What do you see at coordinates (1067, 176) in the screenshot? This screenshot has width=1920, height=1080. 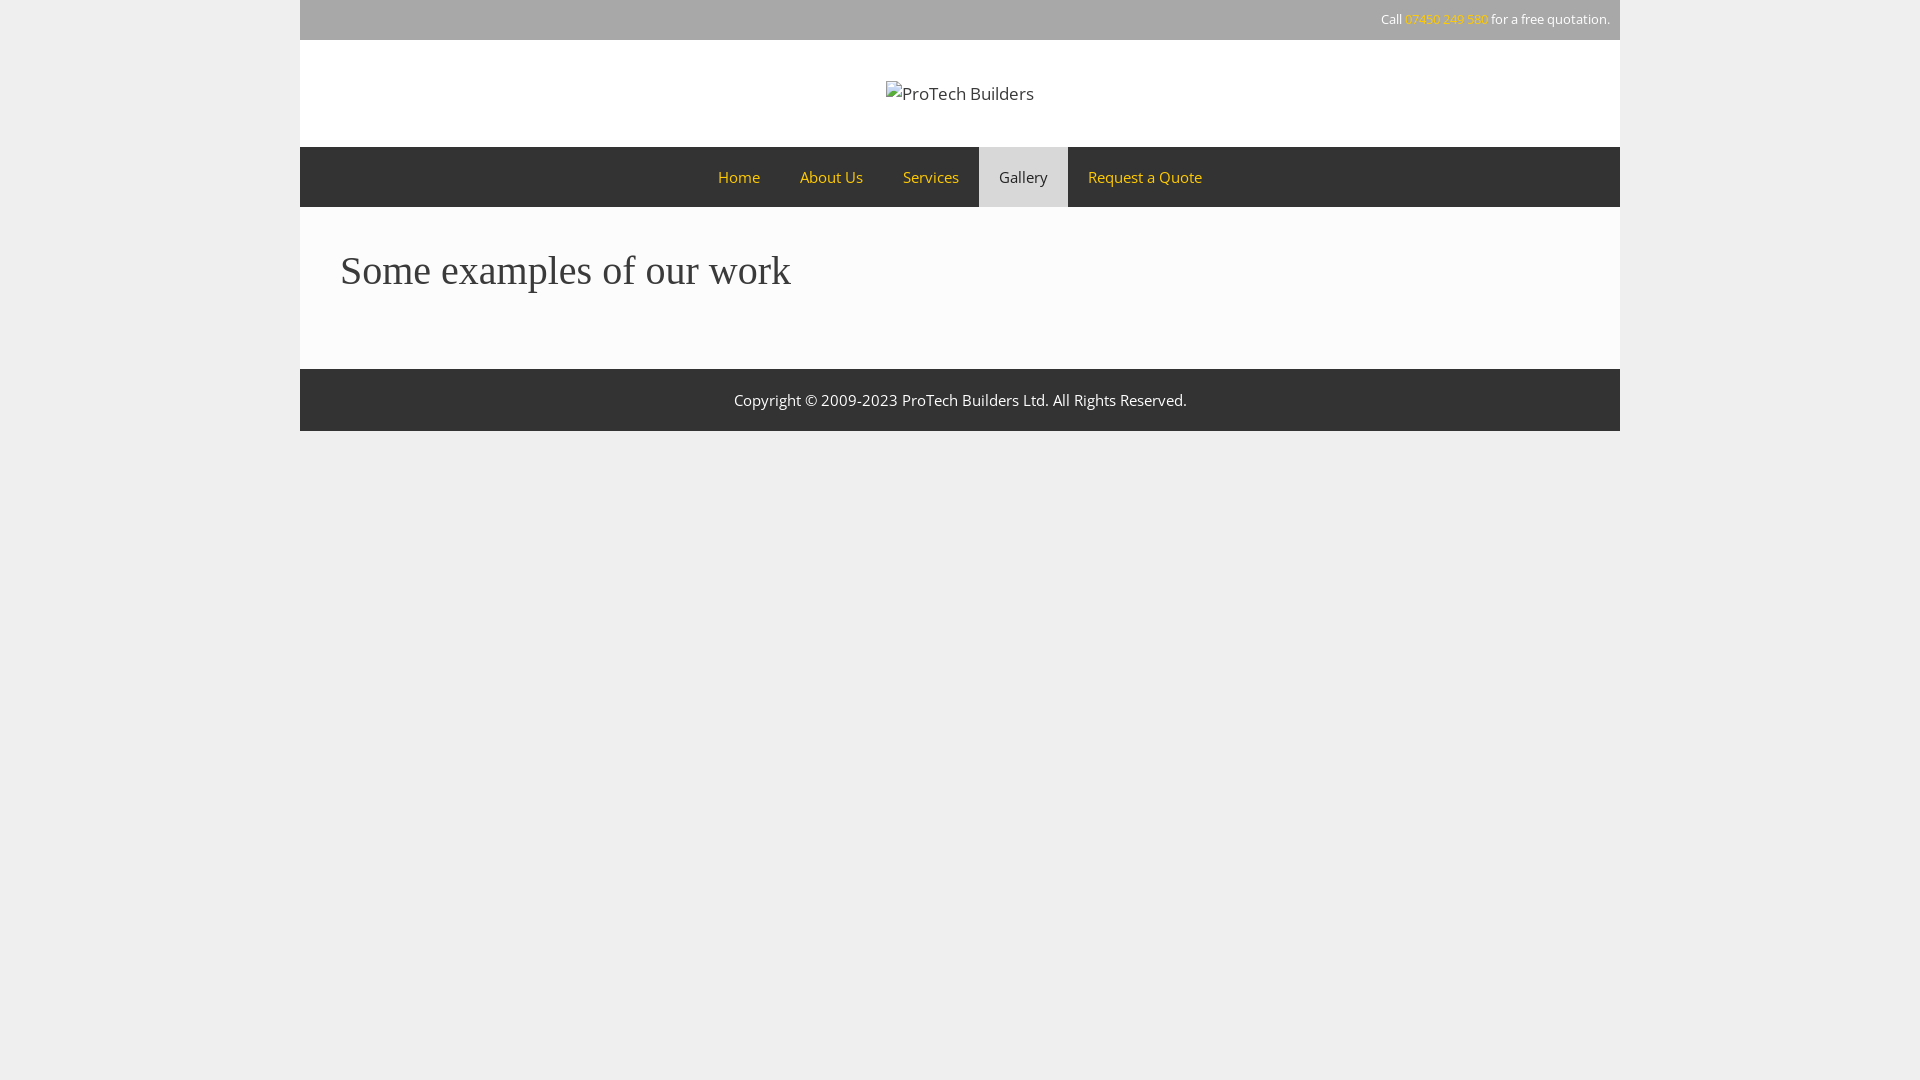 I see `'Request a Quote'` at bounding box center [1067, 176].